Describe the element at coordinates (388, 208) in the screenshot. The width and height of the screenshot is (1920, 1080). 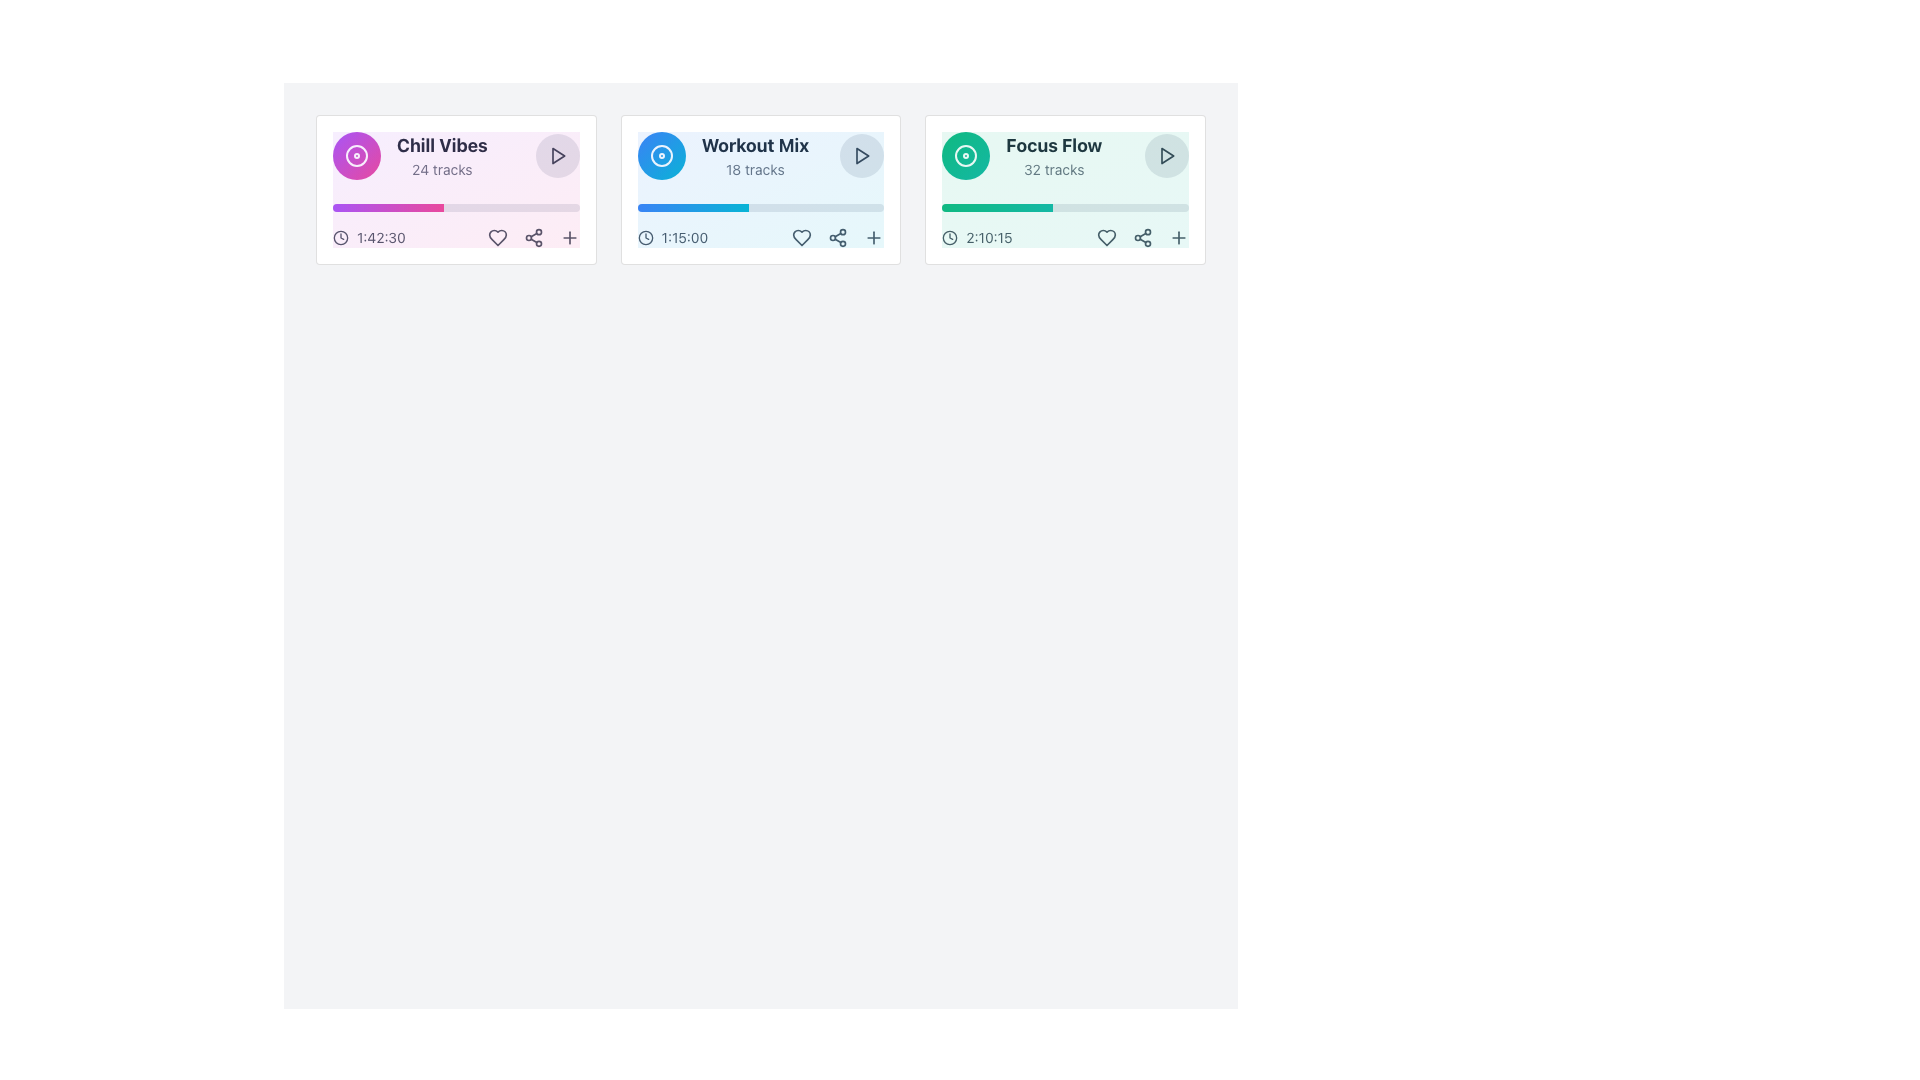
I see `the progress bar located below the 'Chill Vibes' heading, which is a horizontal gradient-colored bar transitioning from purple to pink` at that location.